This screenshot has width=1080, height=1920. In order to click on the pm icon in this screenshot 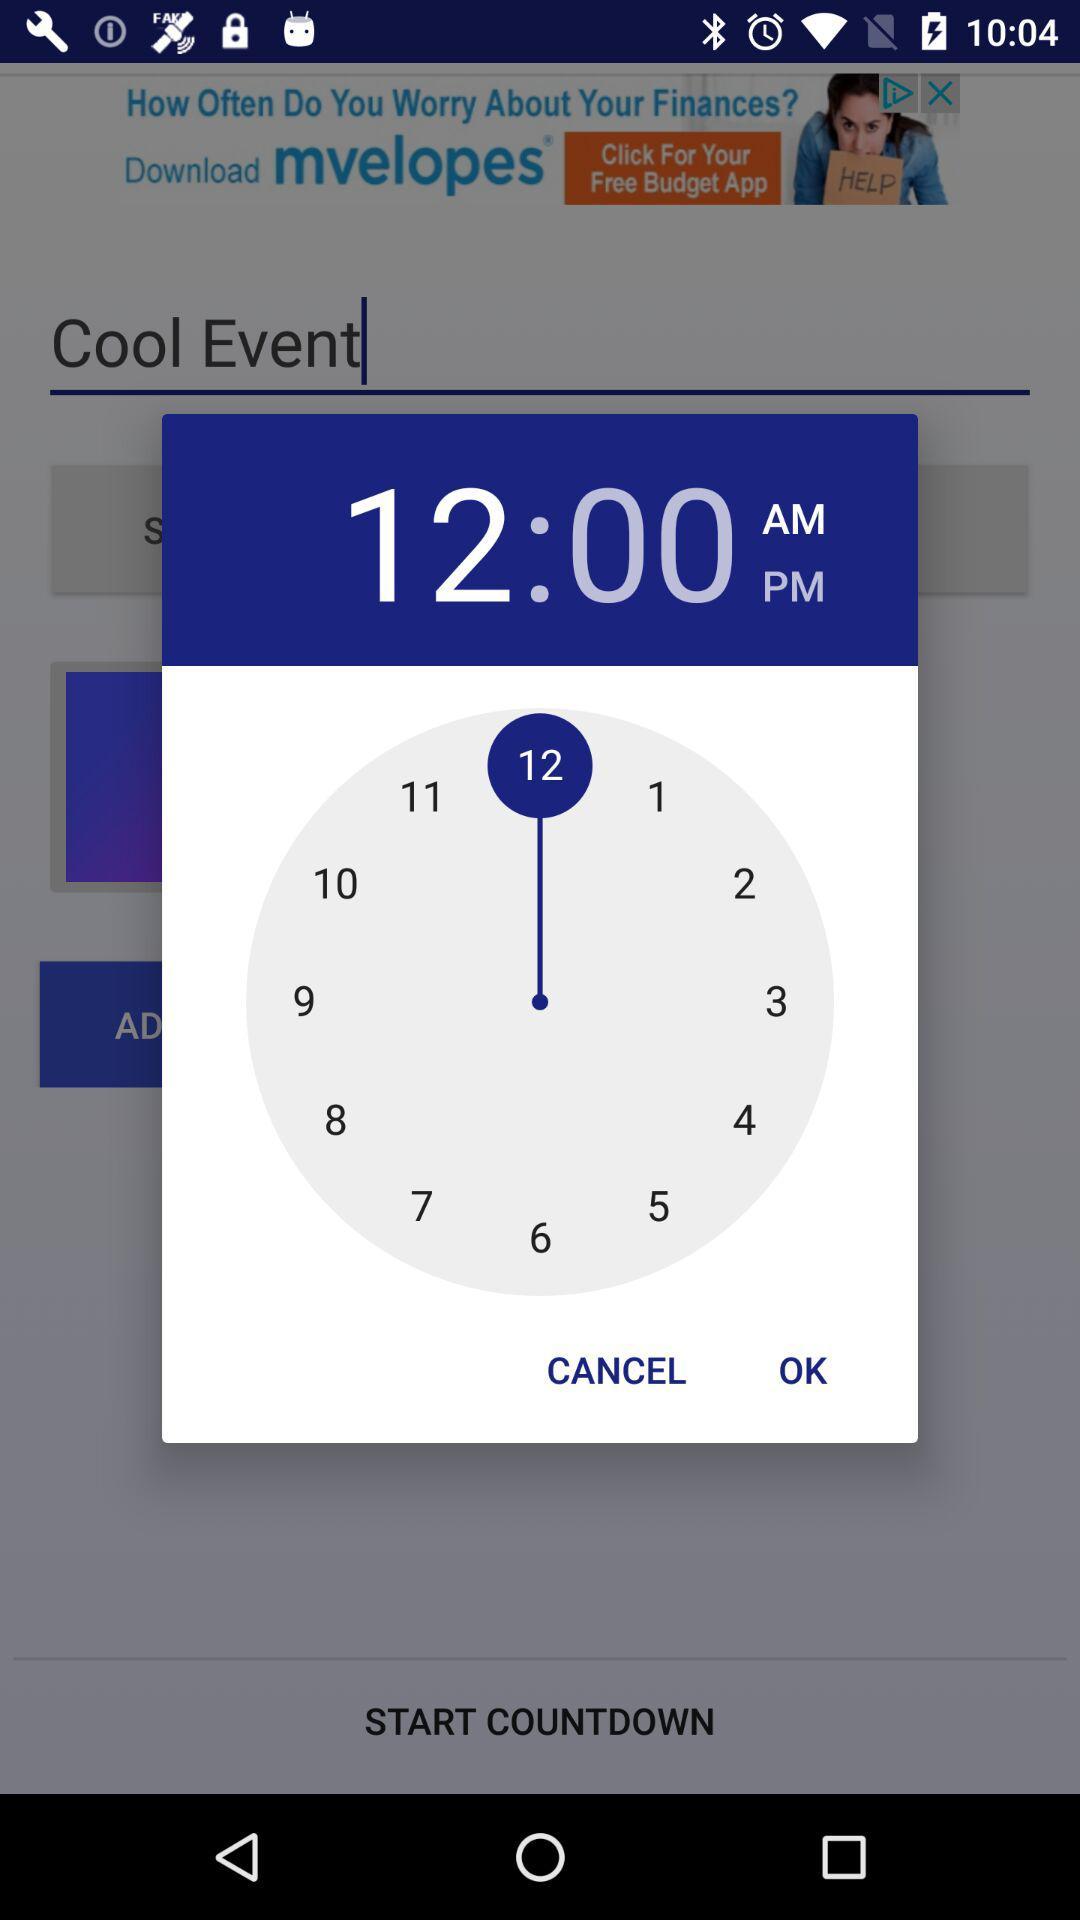, I will do `click(792, 578)`.